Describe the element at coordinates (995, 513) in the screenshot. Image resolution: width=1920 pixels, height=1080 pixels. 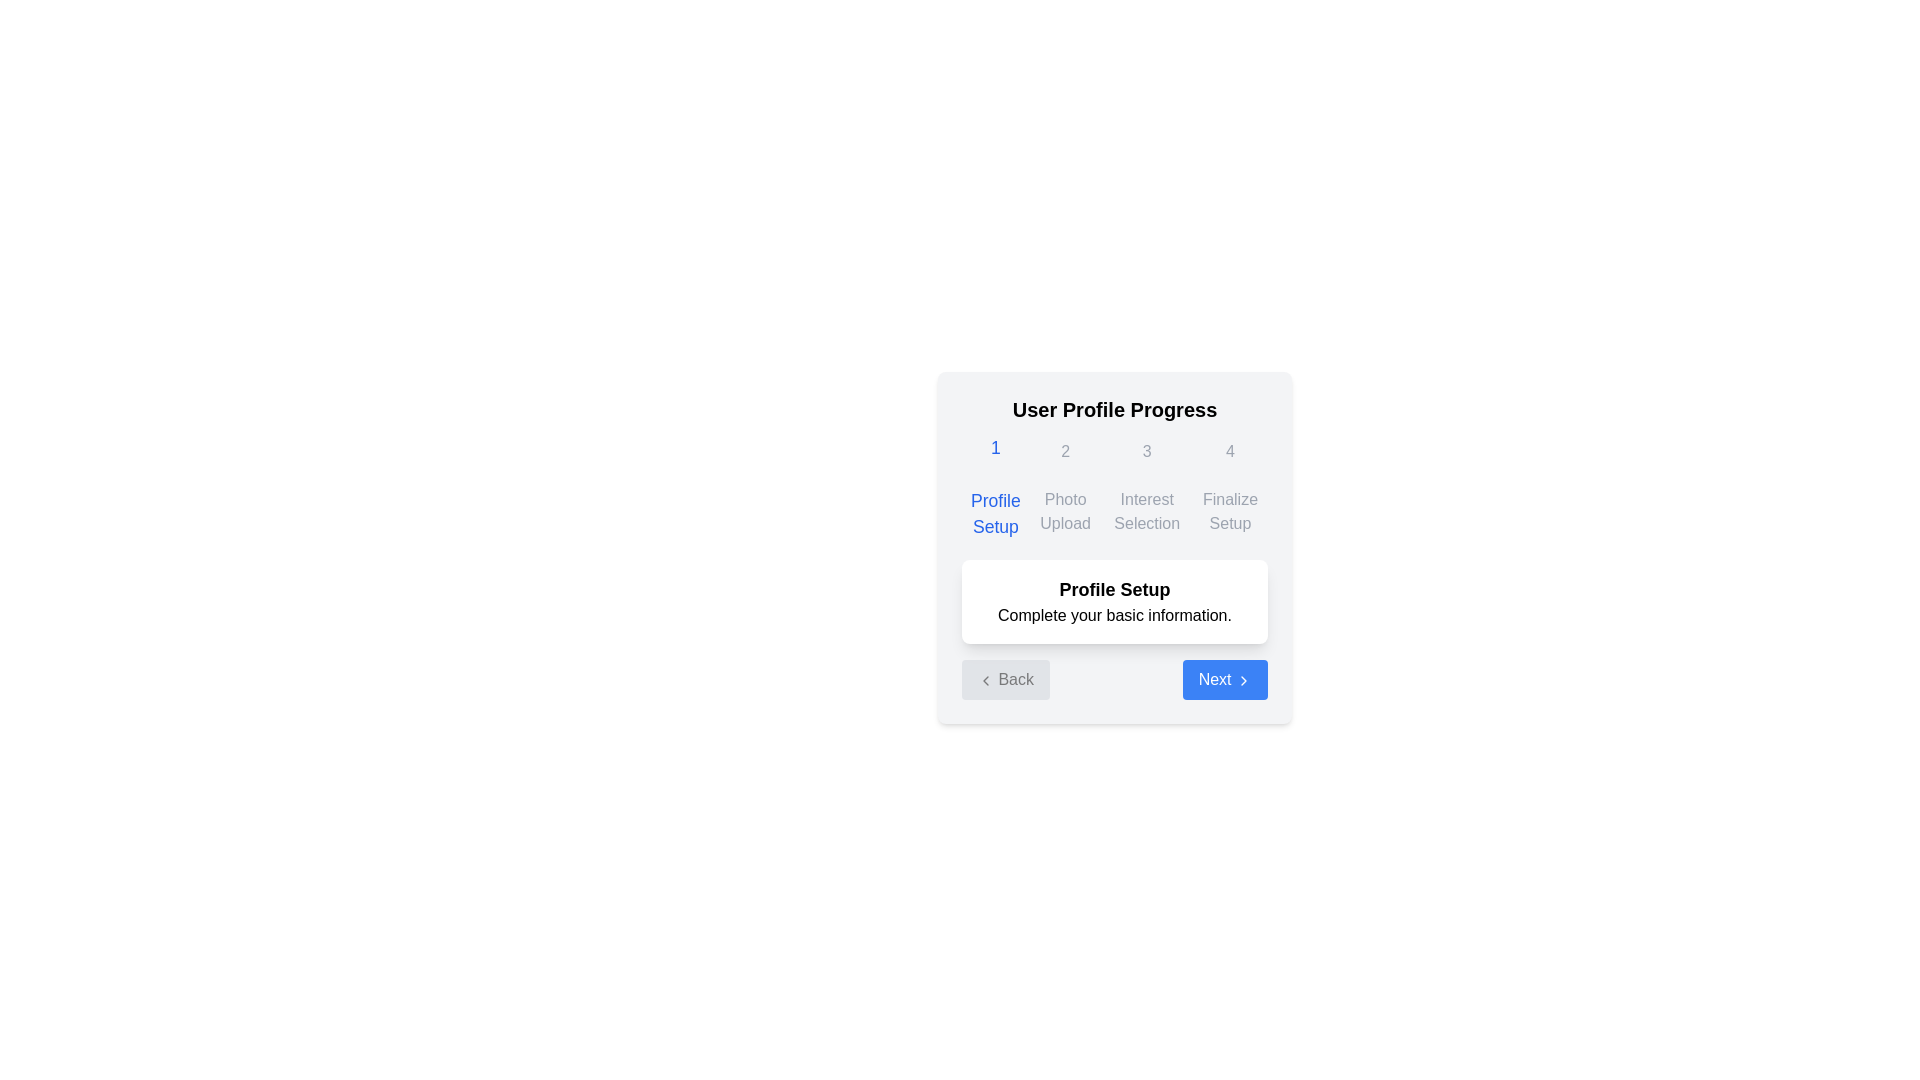
I see `the 'Profile Setup' text label, which is displayed in blue font as part of the first step in a user profile completion interface, located below the number '1'` at that location.